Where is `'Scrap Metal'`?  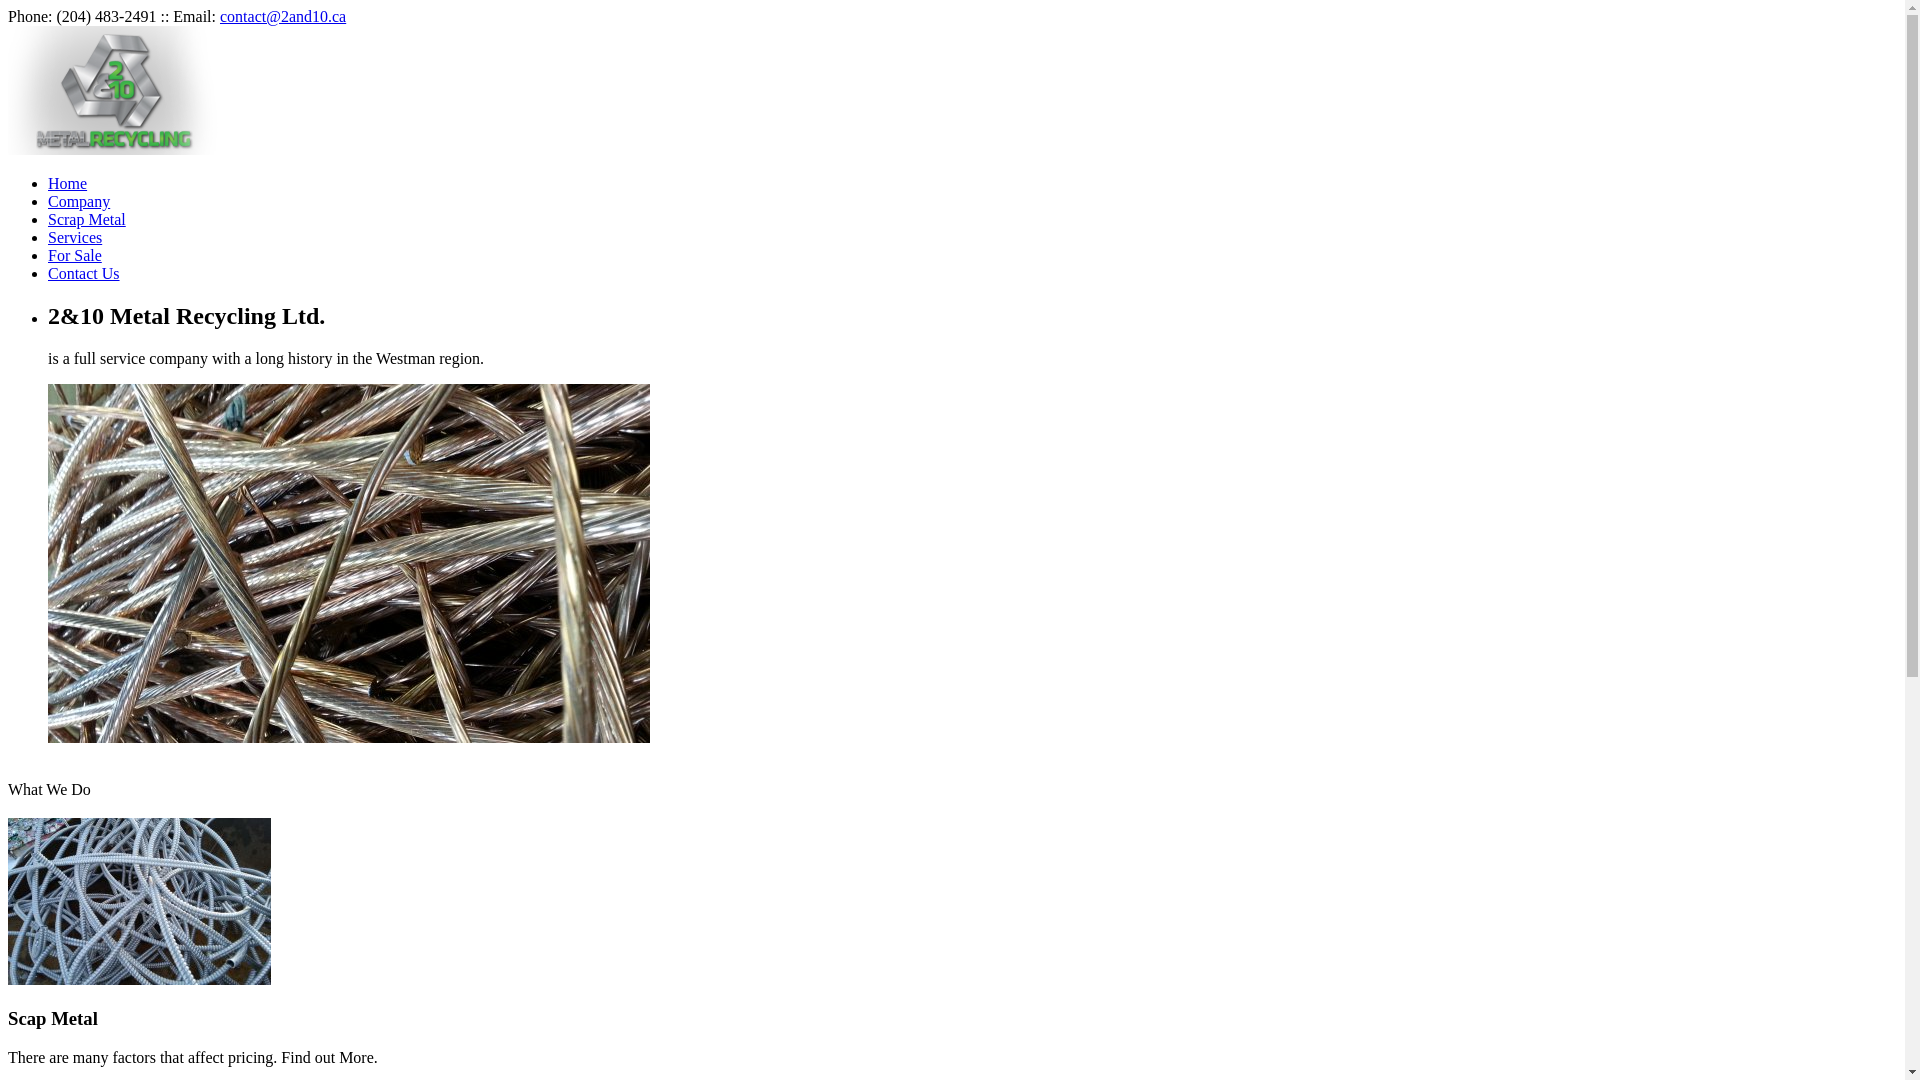 'Scrap Metal' is located at coordinates (85, 219).